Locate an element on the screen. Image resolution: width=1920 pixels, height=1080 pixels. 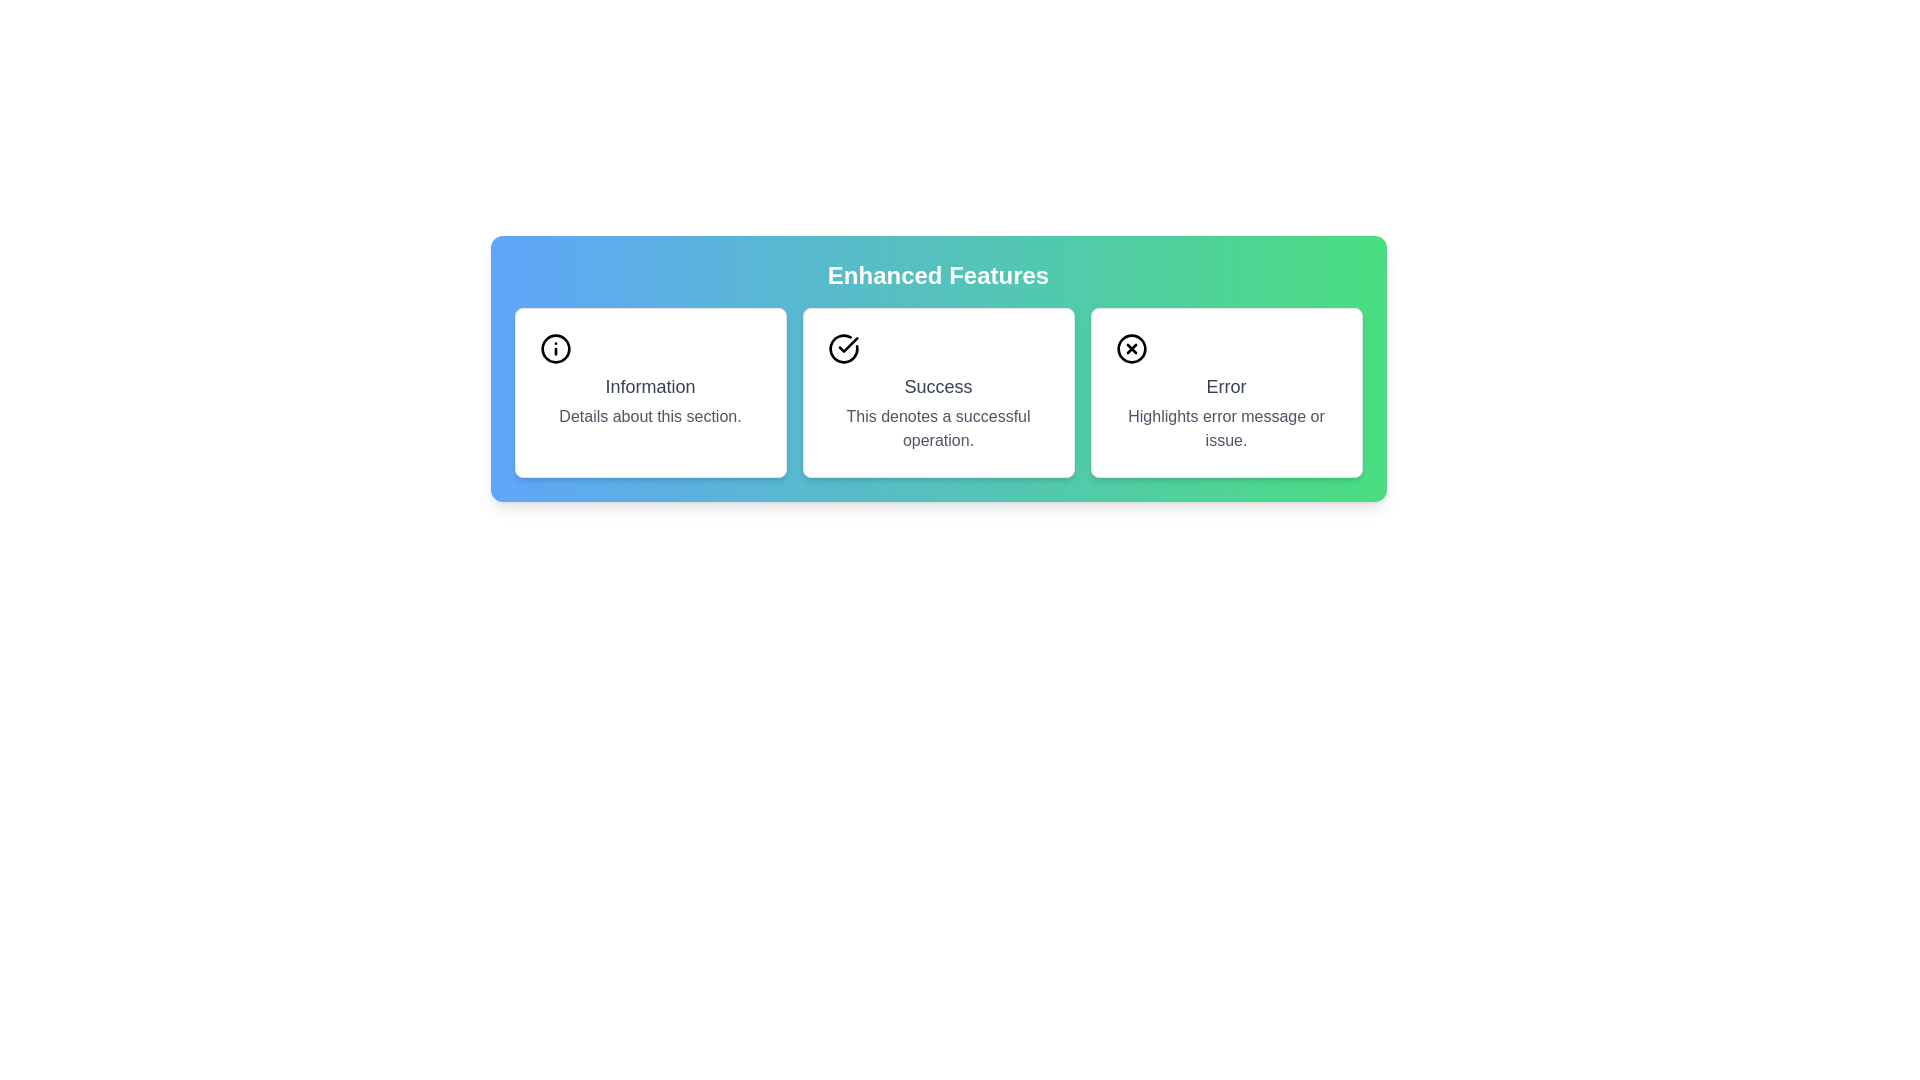
the circular 'close' icon with a black outline located at the top-left corner of the 'Error' card is located at coordinates (1131, 347).